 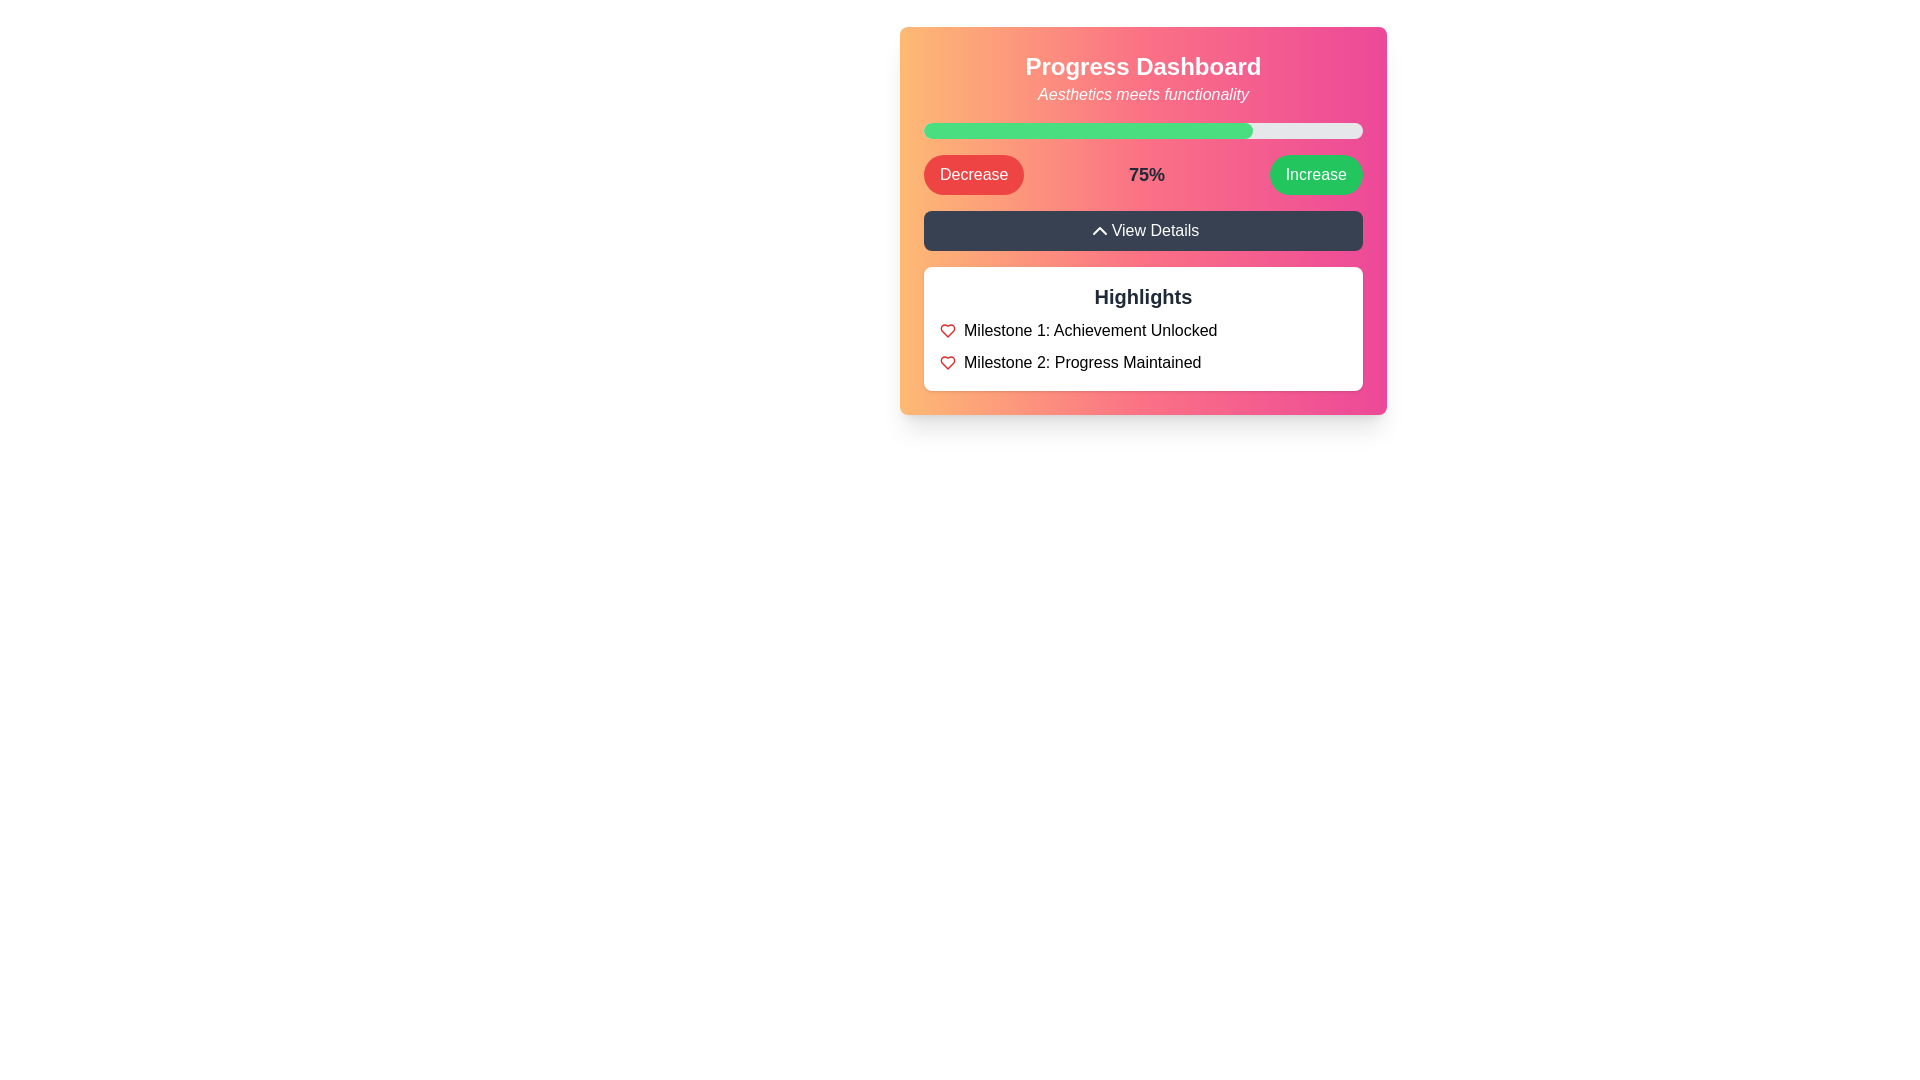 What do you see at coordinates (1143, 131) in the screenshot?
I see `the Progress Indicator (Progress Bar) which is a horizontally oriented bar with a light gray background and a green inner bar indicating 75% progress, located centrally within the 'Progress Dashboard' card component` at bounding box center [1143, 131].